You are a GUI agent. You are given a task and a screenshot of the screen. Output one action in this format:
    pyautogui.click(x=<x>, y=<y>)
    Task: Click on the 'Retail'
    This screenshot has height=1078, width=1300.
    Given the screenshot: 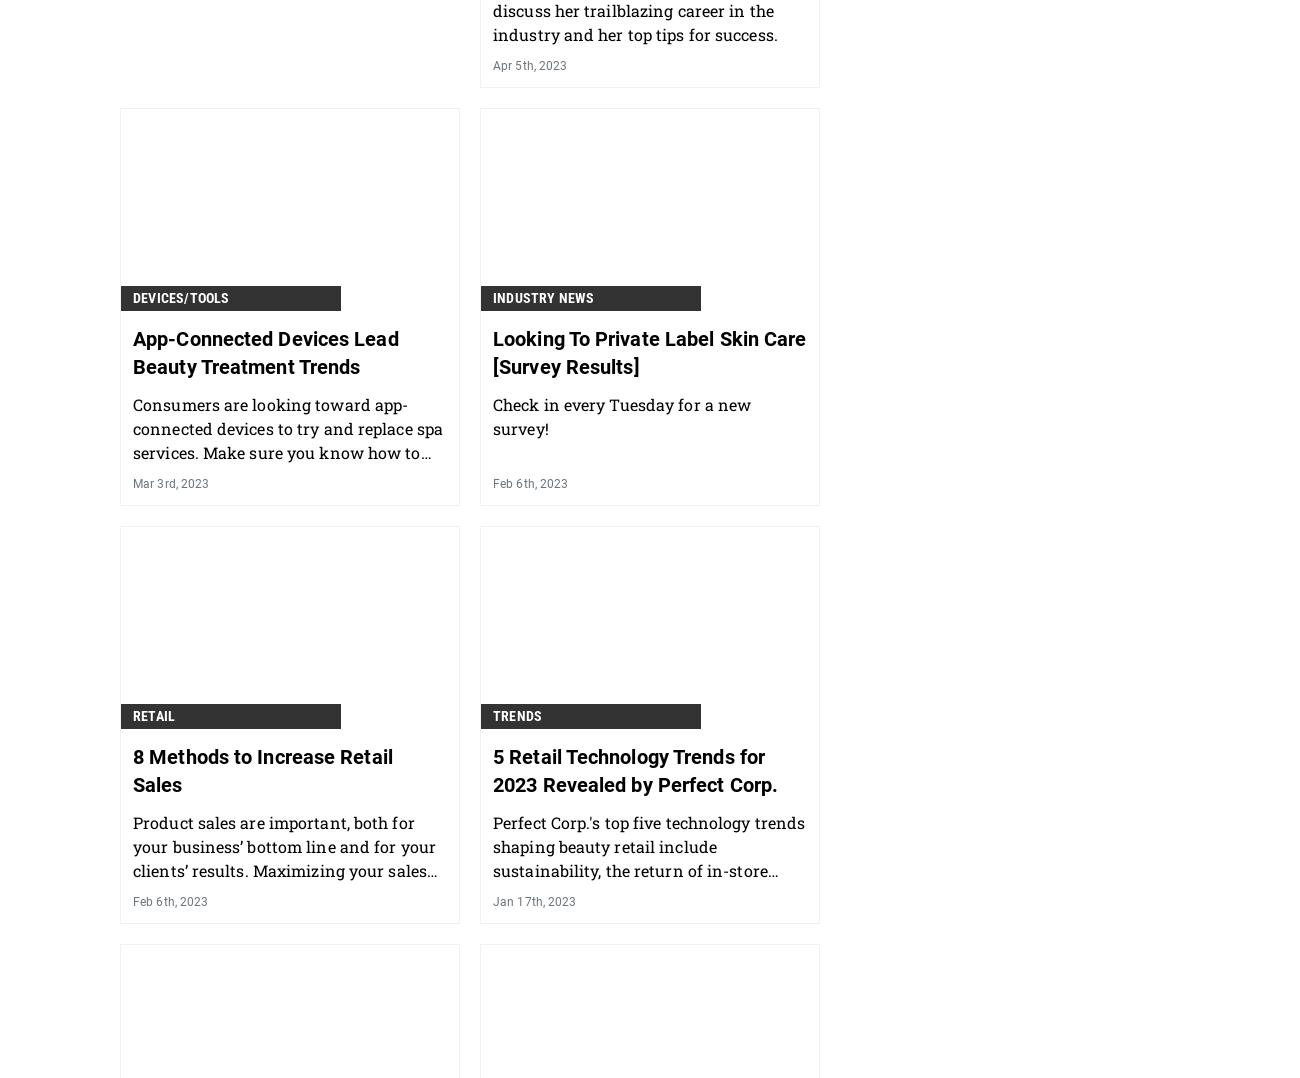 What is the action you would take?
    pyautogui.click(x=153, y=715)
    